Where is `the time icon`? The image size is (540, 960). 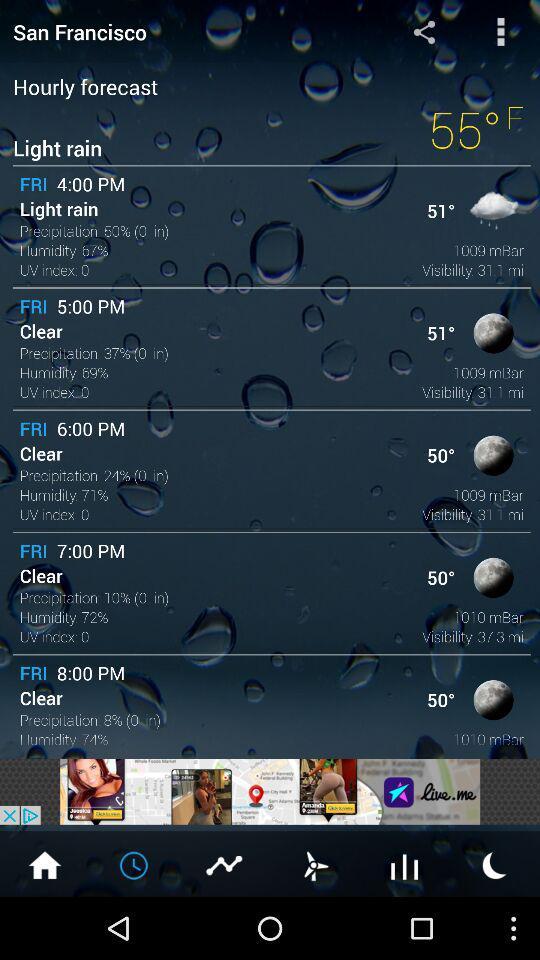 the time icon is located at coordinates (135, 925).